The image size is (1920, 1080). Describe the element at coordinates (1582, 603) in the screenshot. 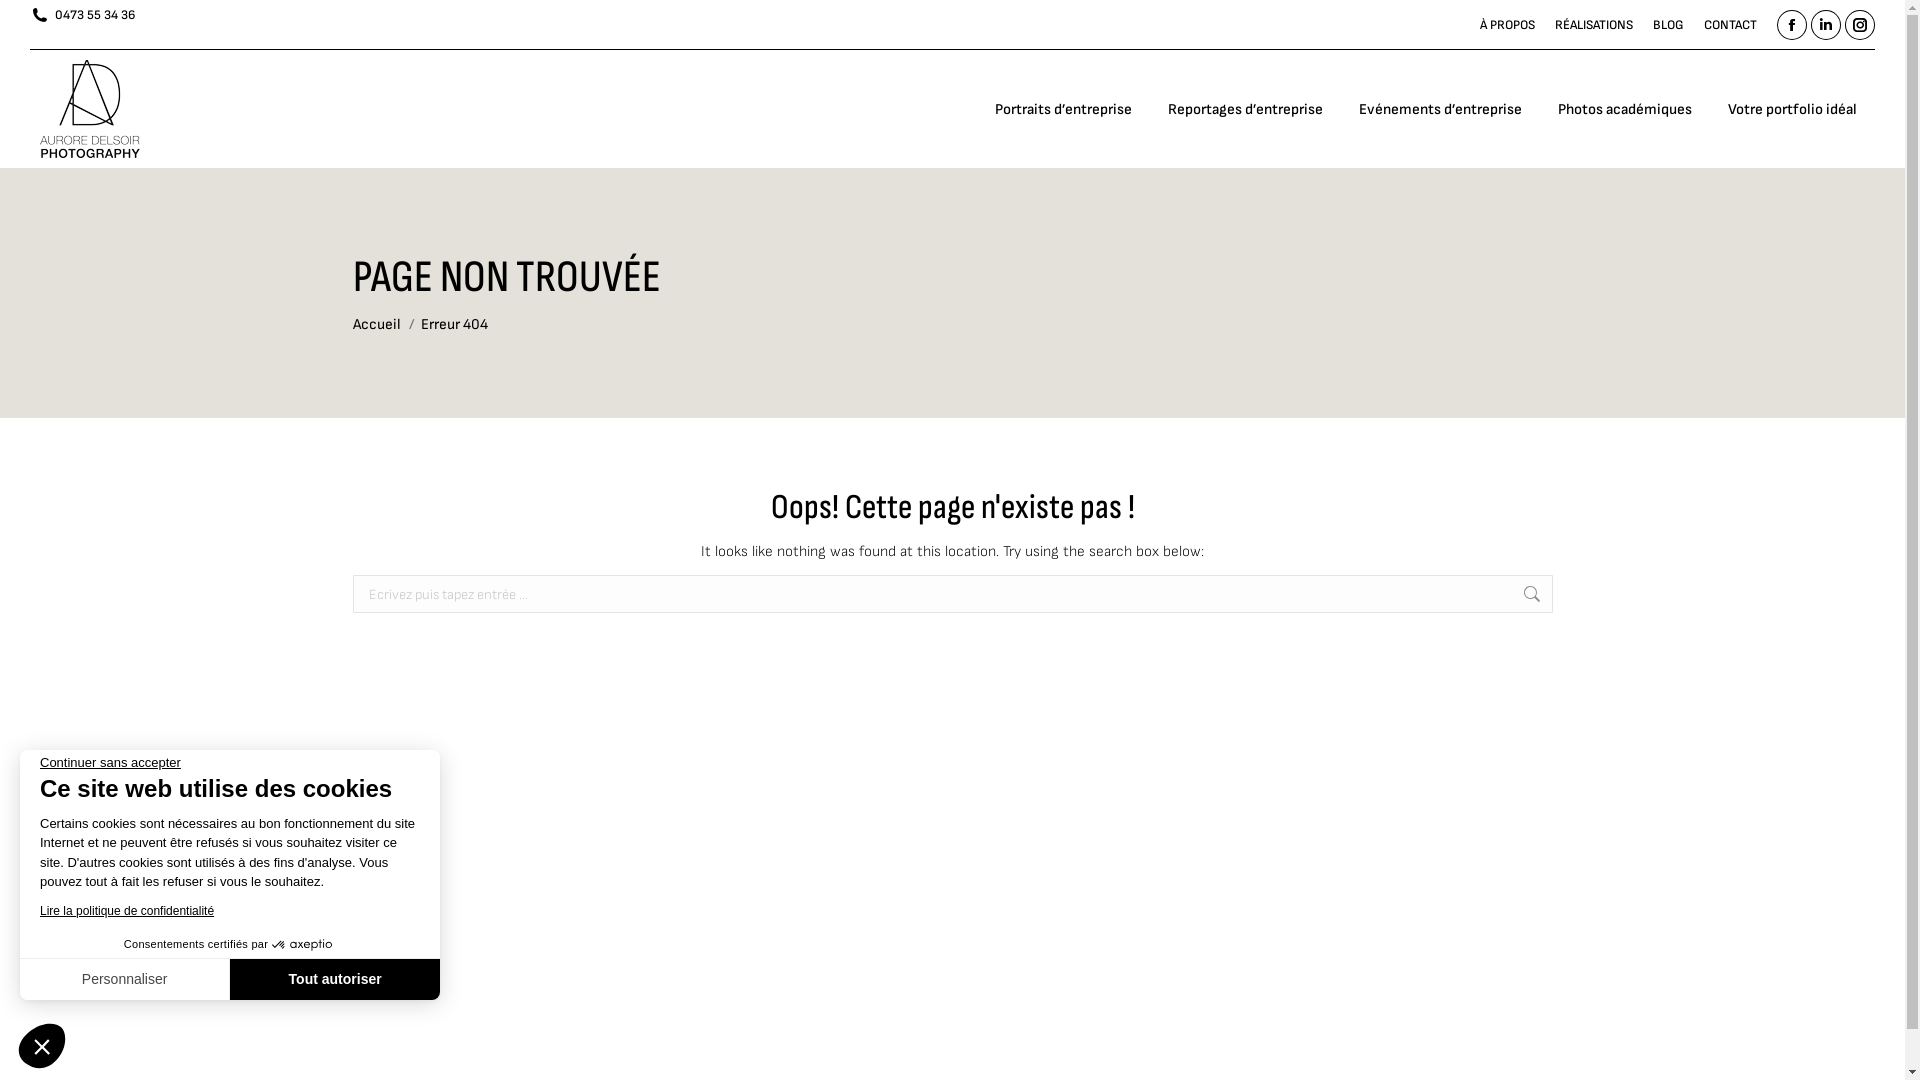

I see `'Go!'` at that location.